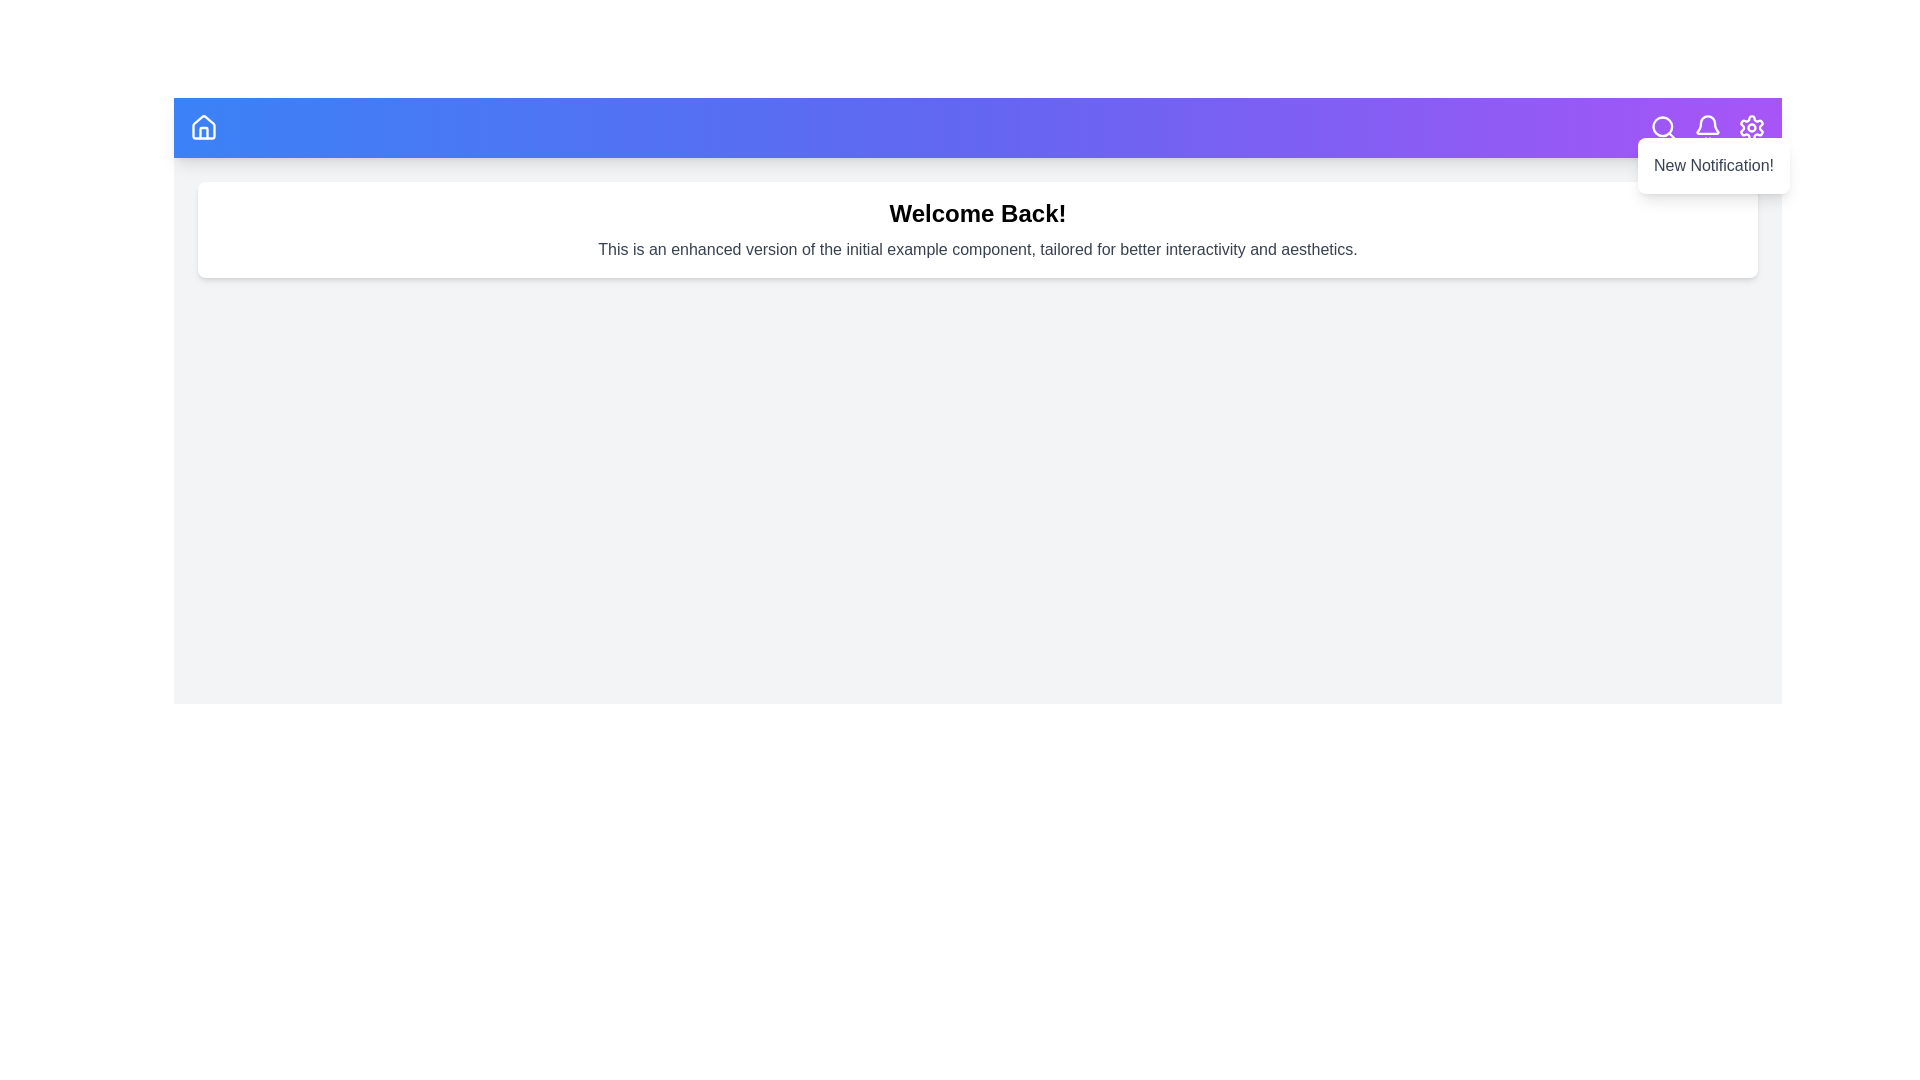 The image size is (1920, 1080). I want to click on the main content area of the component, so click(978, 667).